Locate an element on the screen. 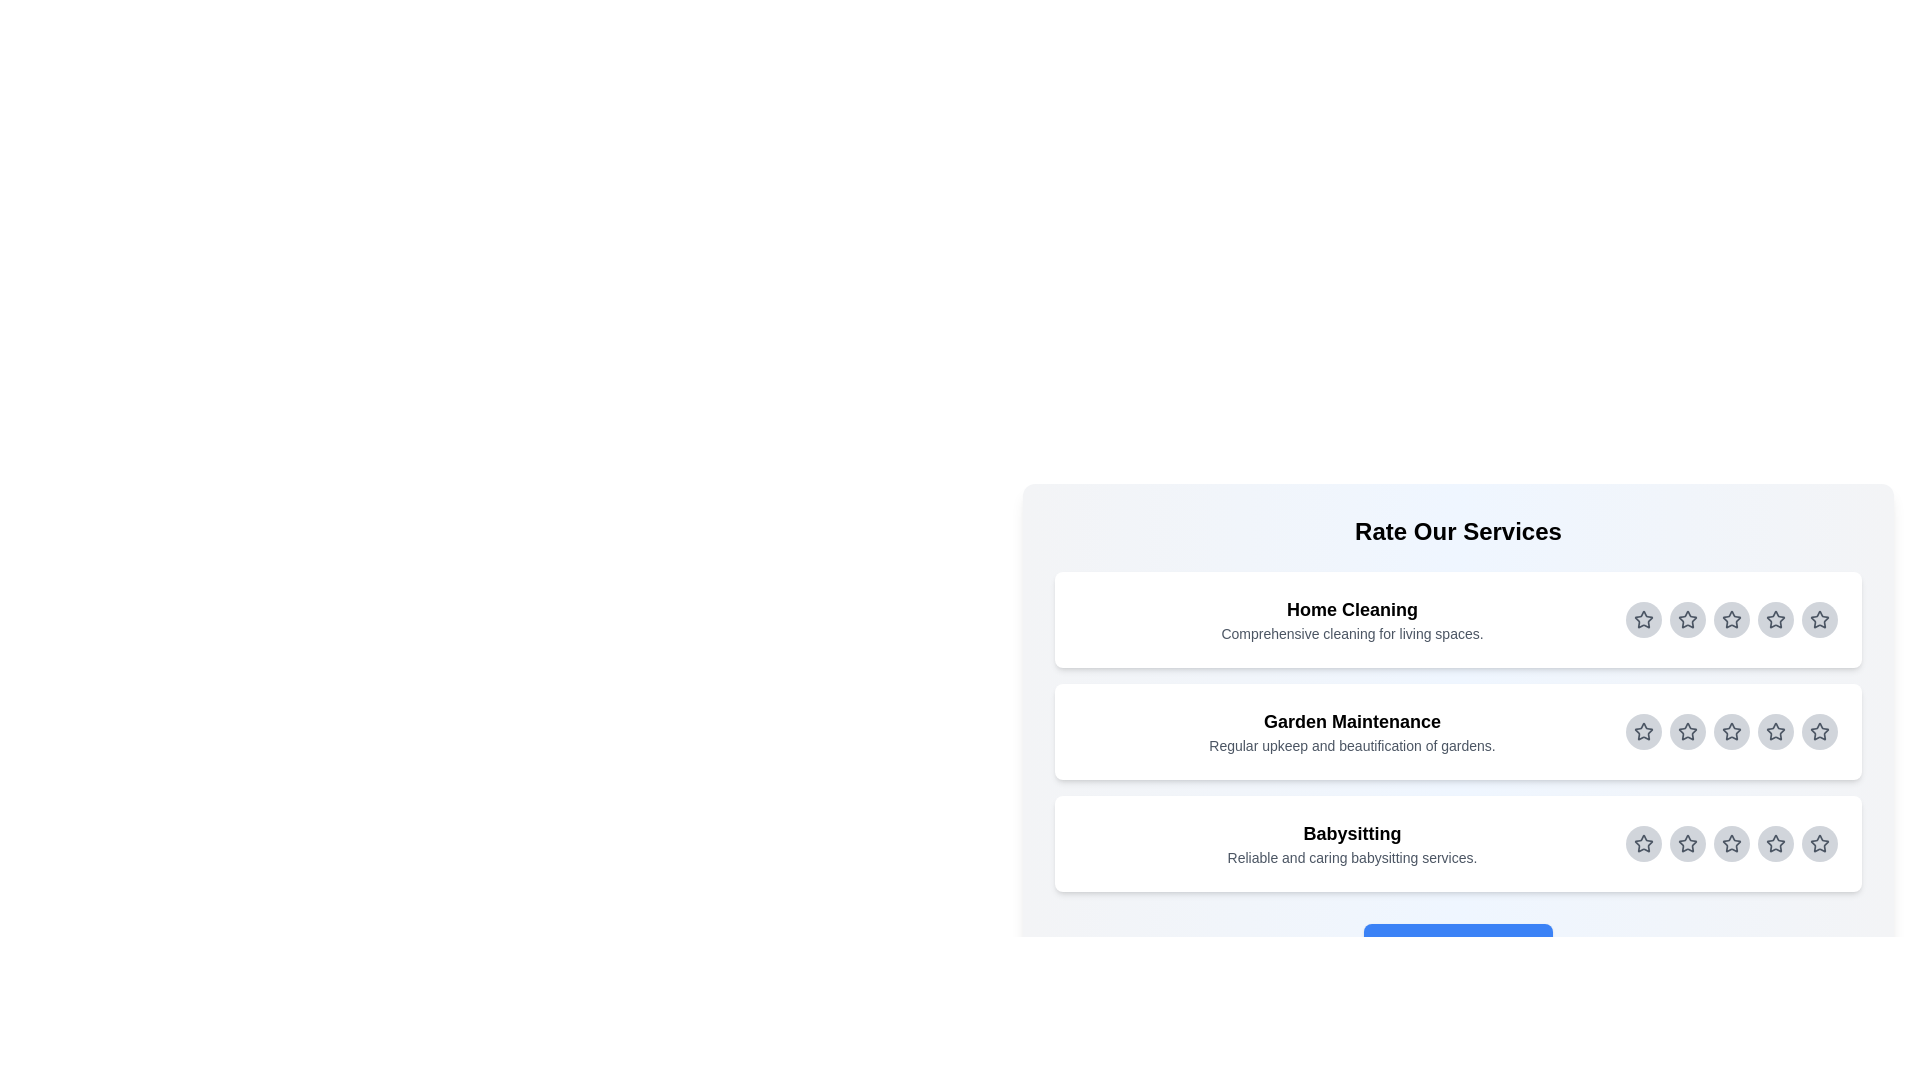 Image resolution: width=1920 pixels, height=1080 pixels. the description of the selected service for reading is located at coordinates (1352, 633).